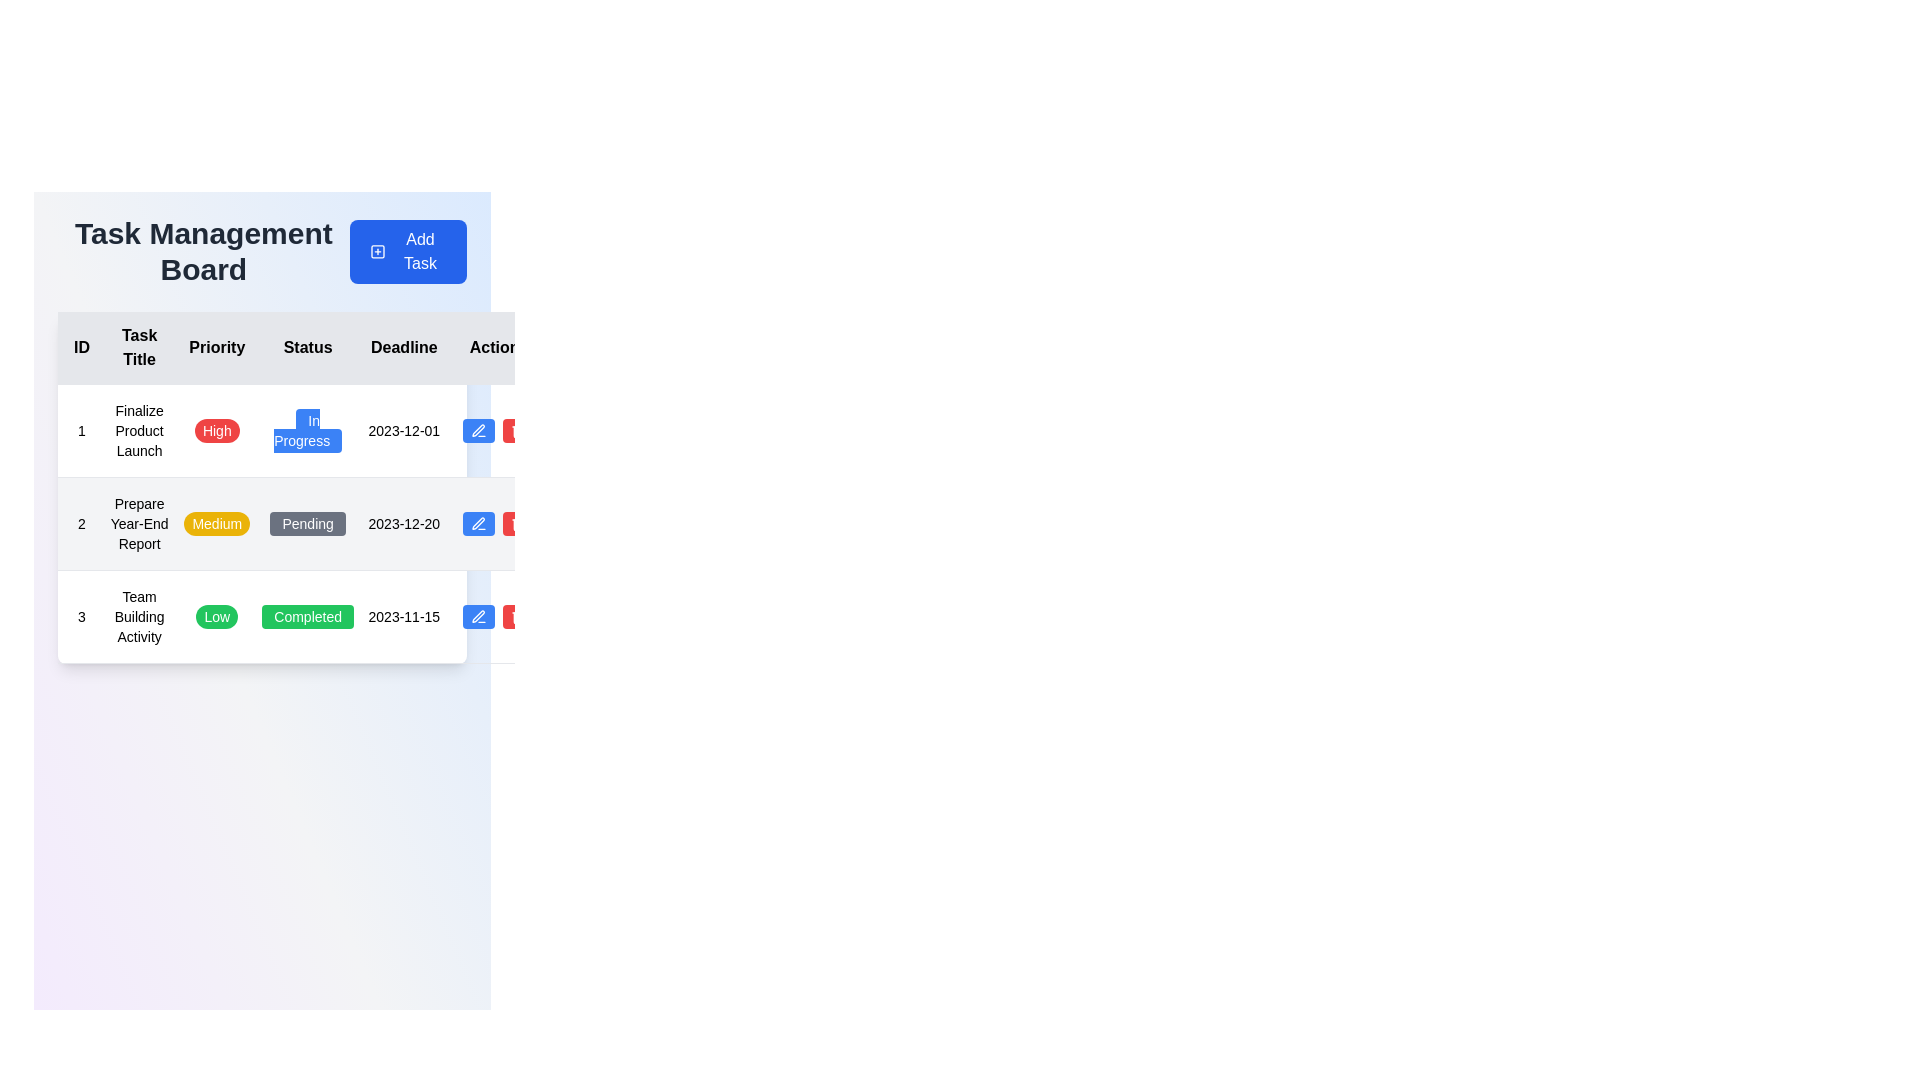 Image resolution: width=1920 pixels, height=1080 pixels. What do you see at coordinates (477, 429) in the screenshot?
I see `the pen icon located in the second row of the task list within the 'Action' column` at bounding box center [477, 429].